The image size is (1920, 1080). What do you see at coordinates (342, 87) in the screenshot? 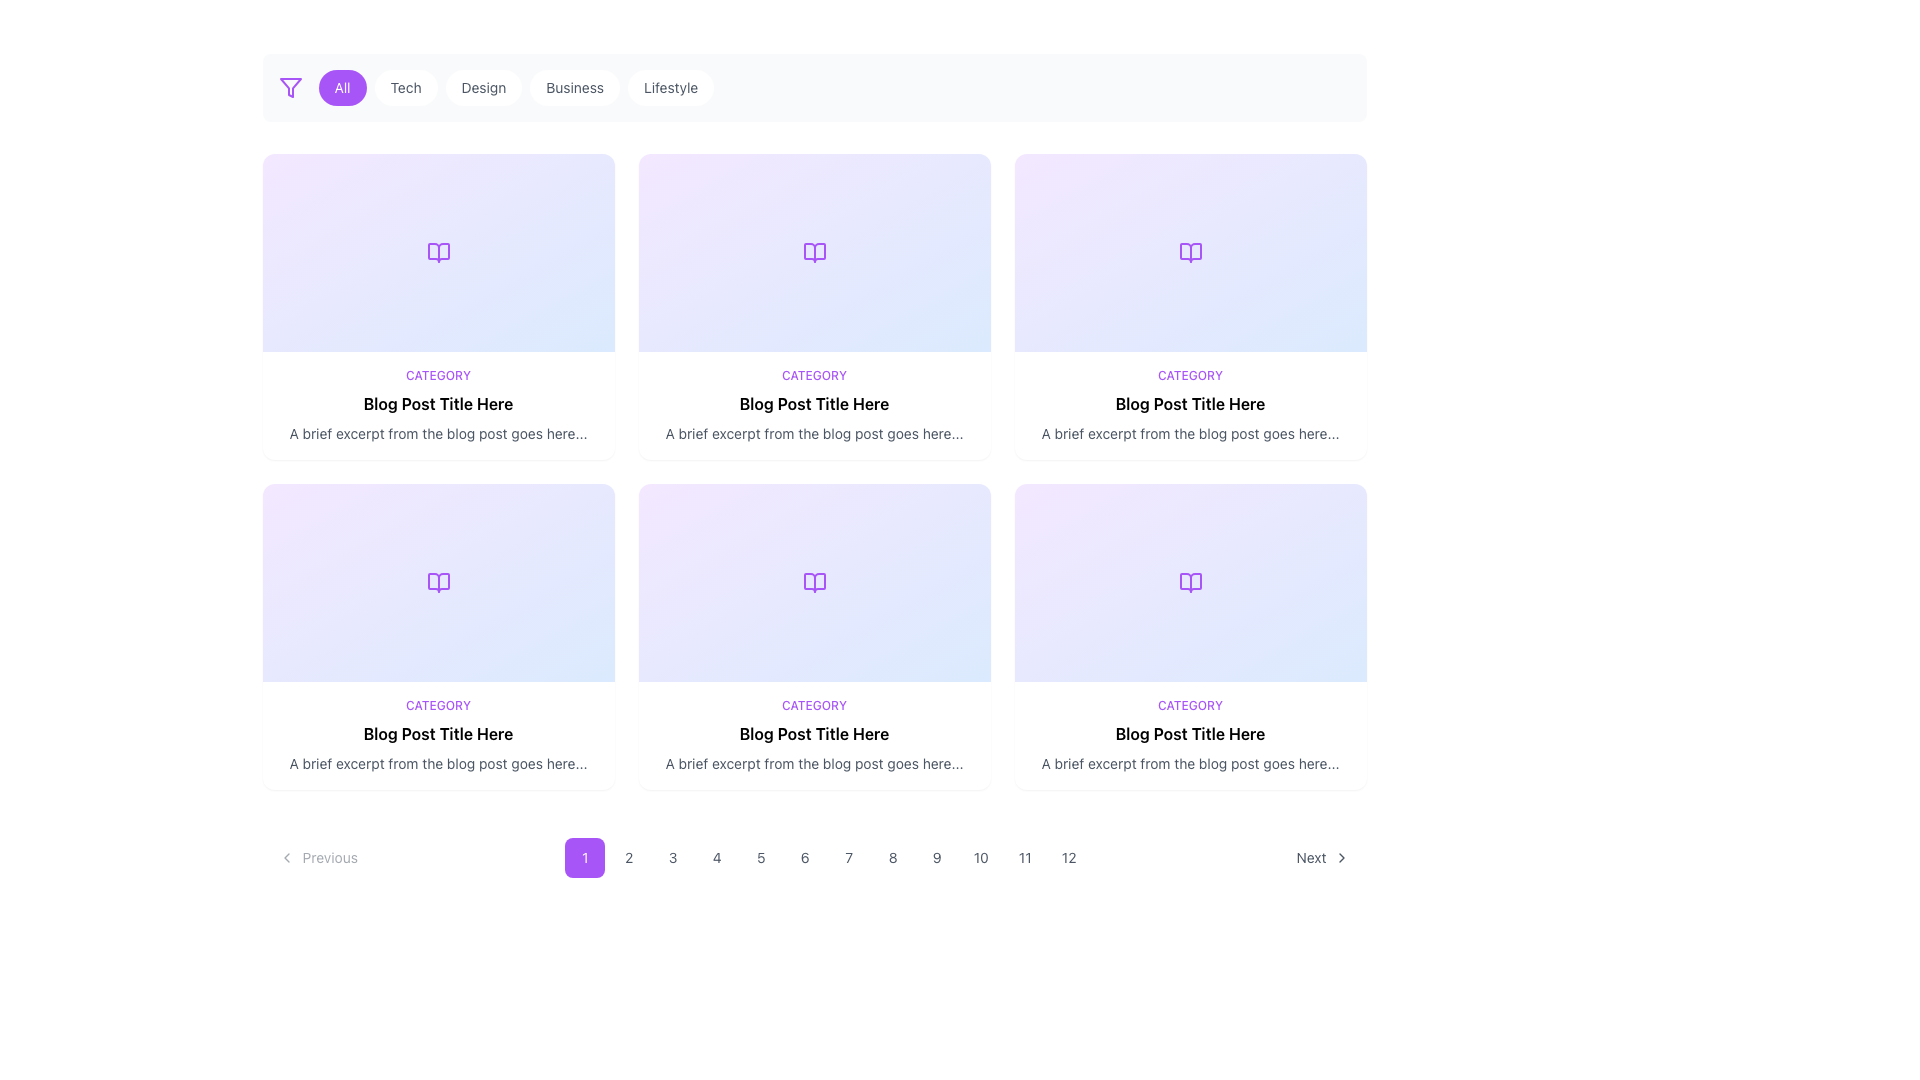
I see `the pill-shaped button with a violet background and white text reading 'All'` at bounding box center [342, 87].